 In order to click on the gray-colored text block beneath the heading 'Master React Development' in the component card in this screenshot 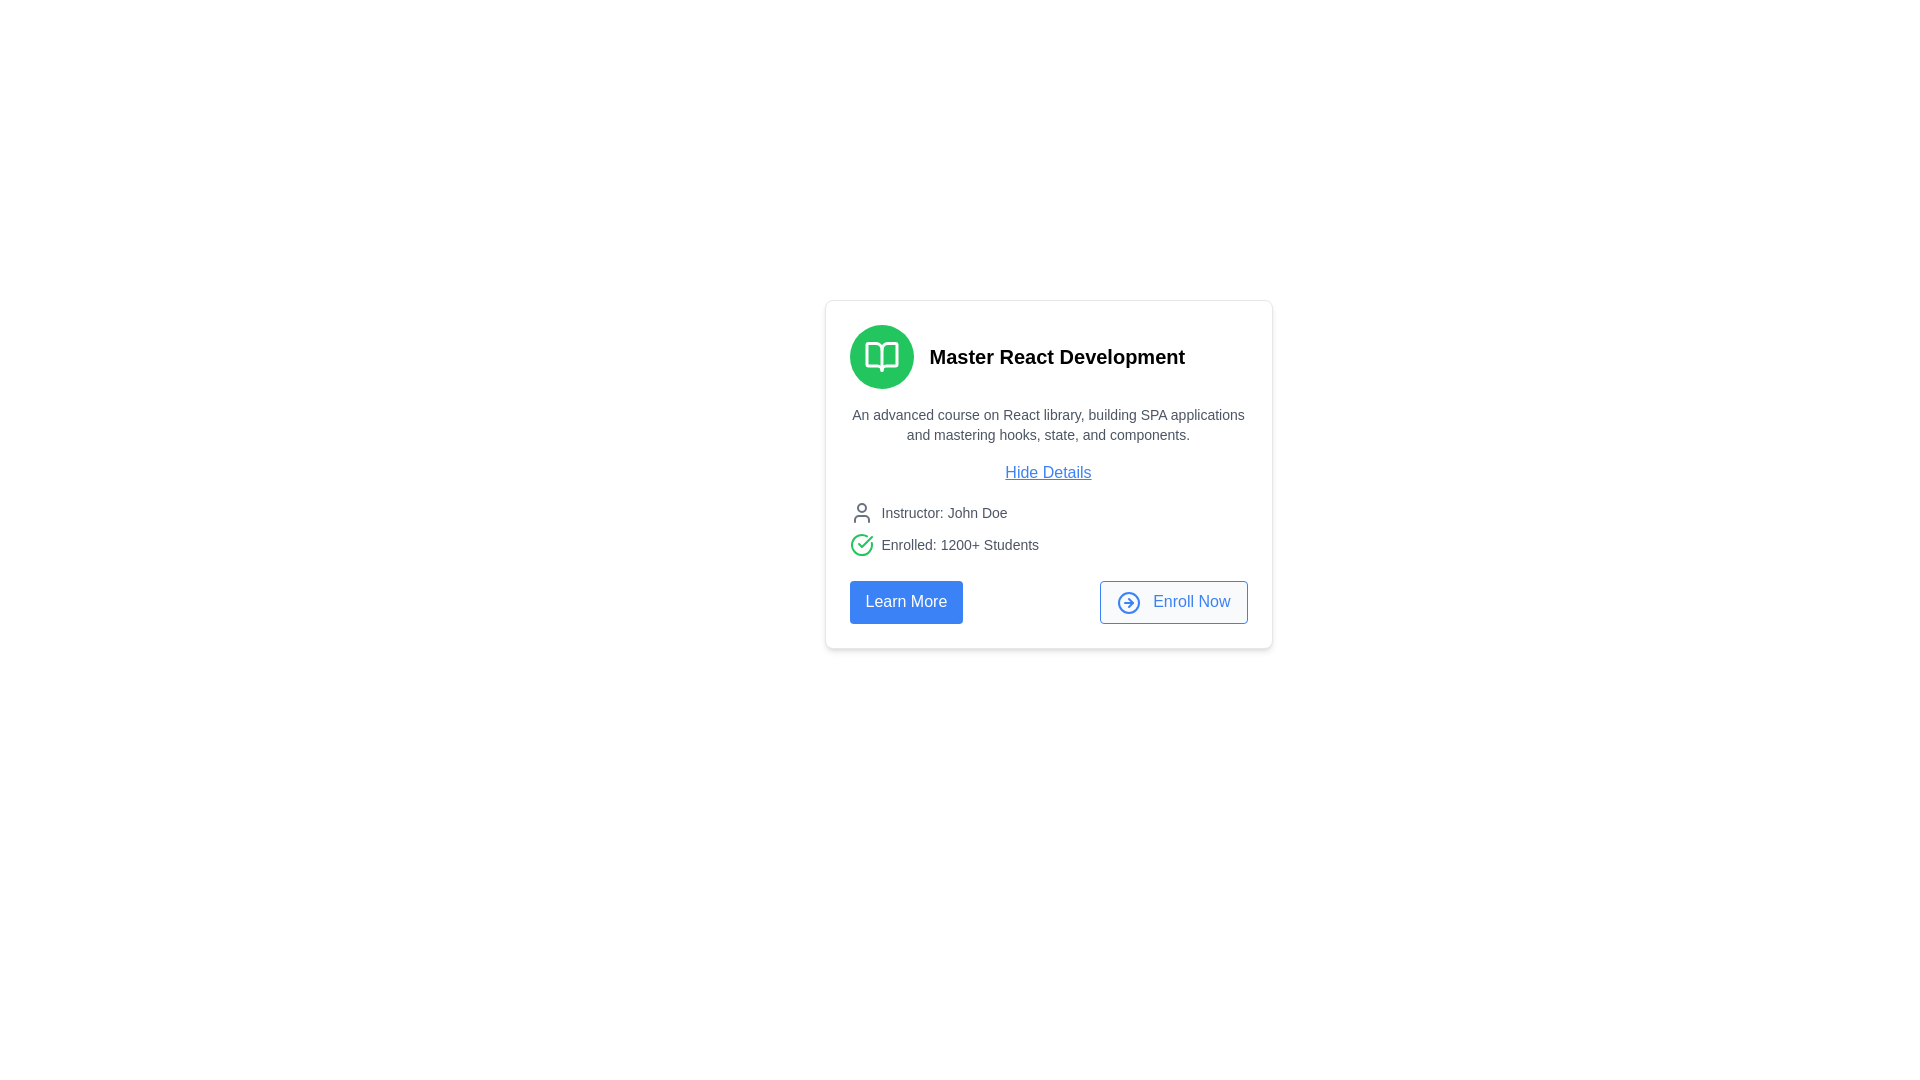, I will do `click(1047, 423)`.